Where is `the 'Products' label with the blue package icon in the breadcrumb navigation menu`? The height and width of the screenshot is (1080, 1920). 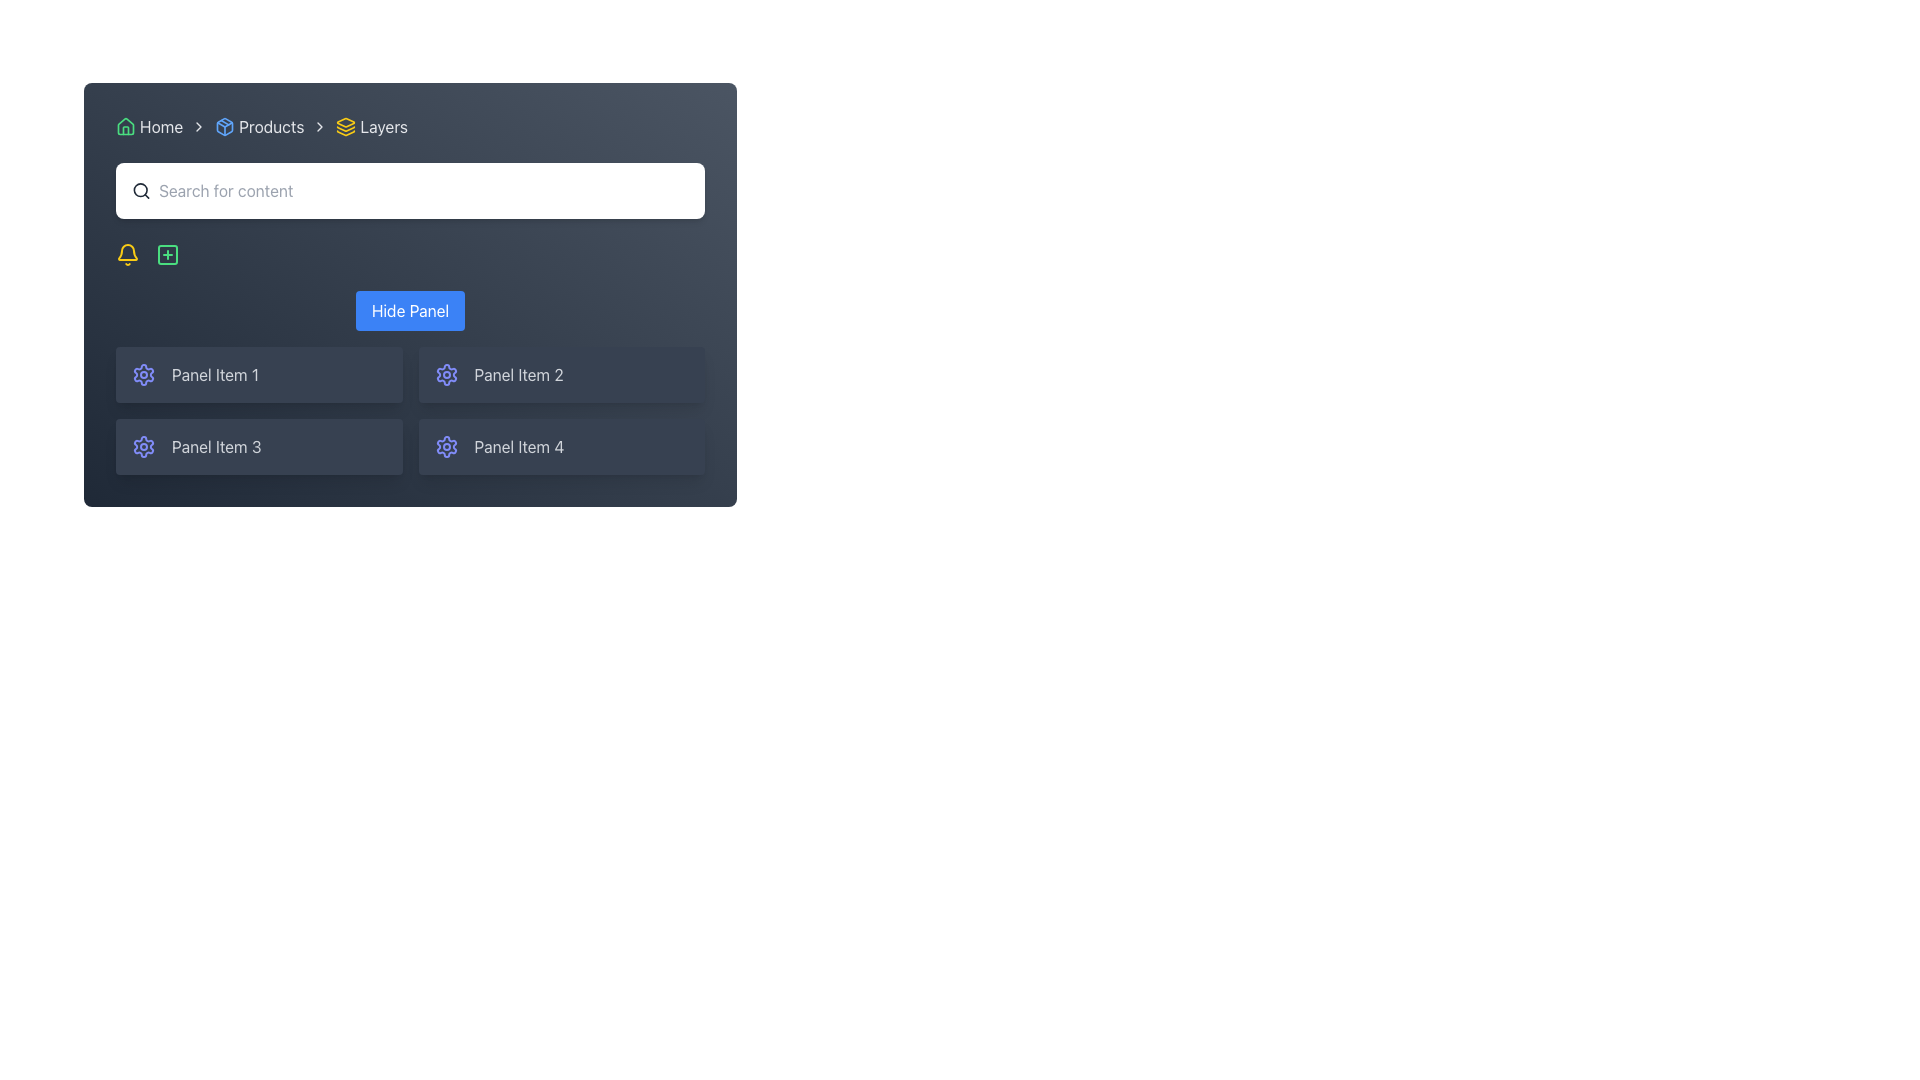 the 'Products' label with the blue package icon in the breadcrumb navigation menu is located at coordinates (258, 127).